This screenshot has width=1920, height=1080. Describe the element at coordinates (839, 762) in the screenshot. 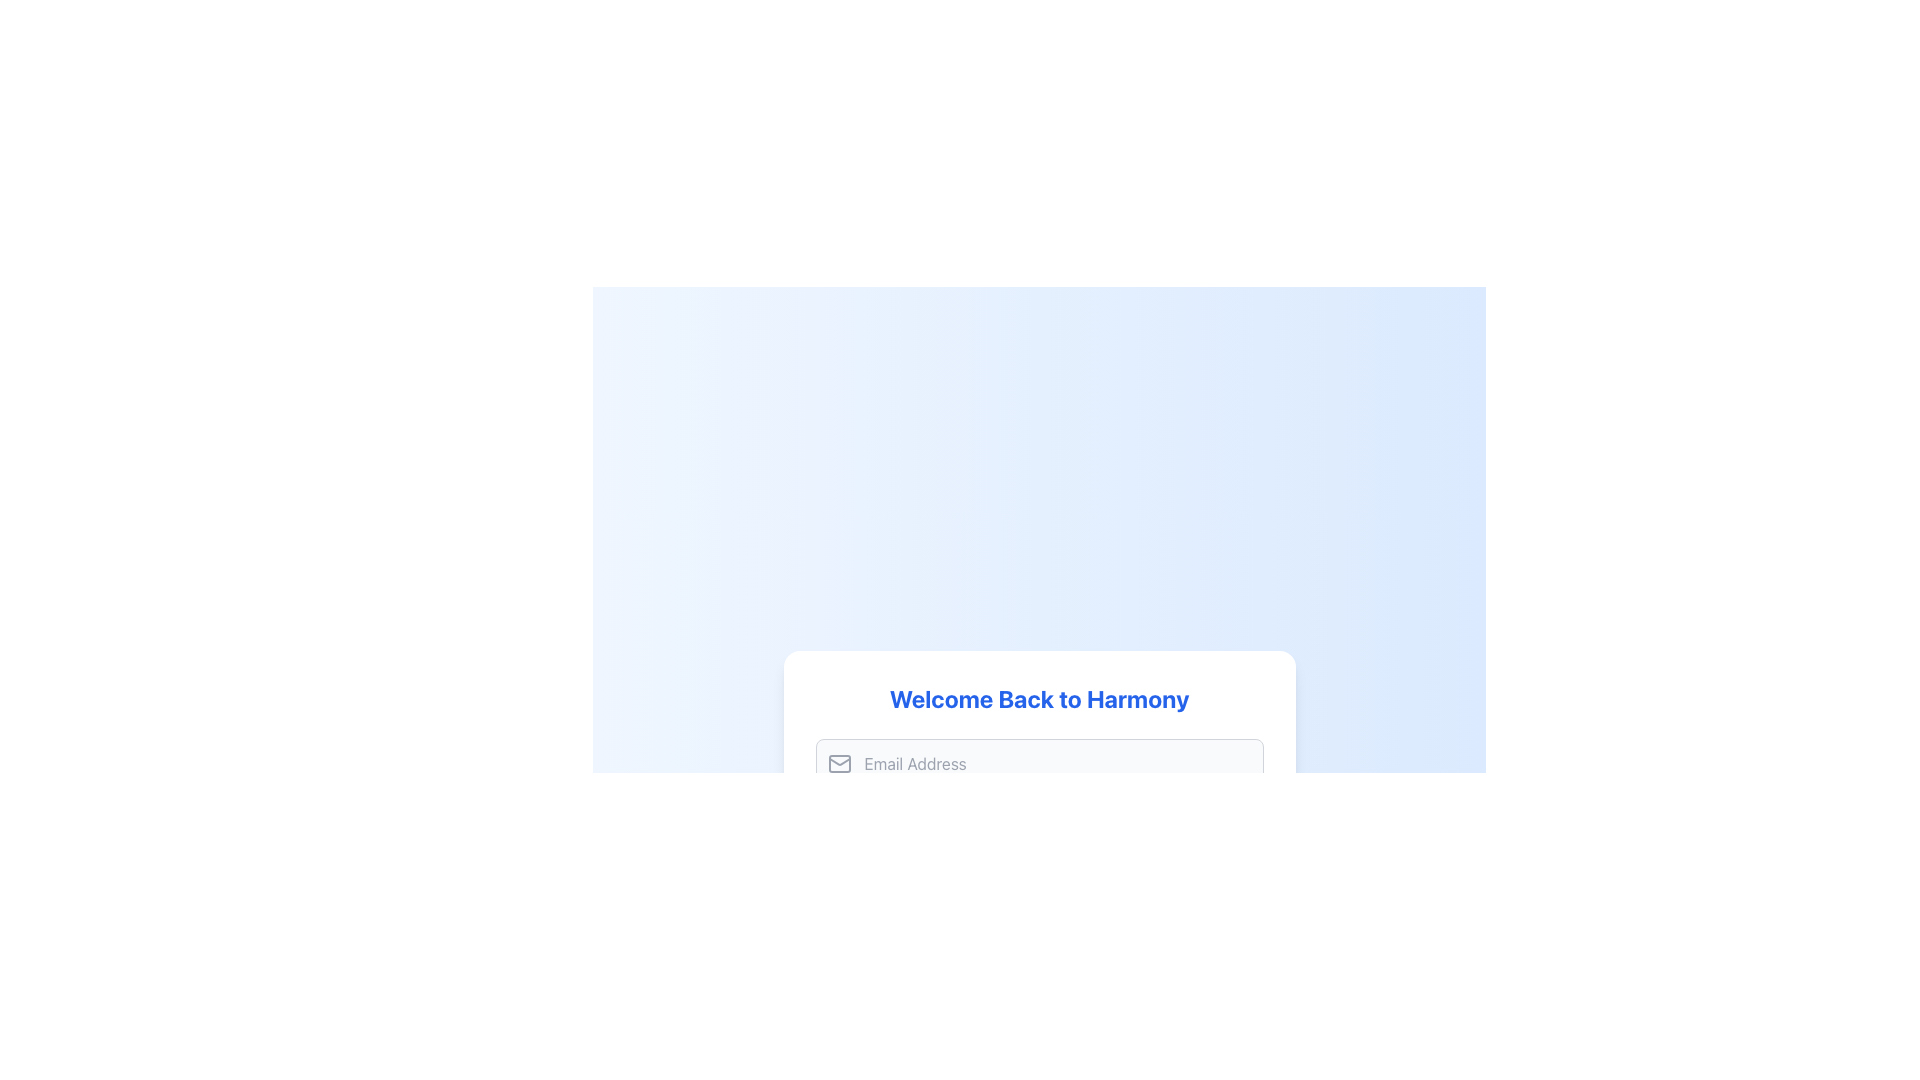

I see `diagonal lines forming a triangular shape inside the envelope of the mail icon located at the center of the envelope icon` at that location.